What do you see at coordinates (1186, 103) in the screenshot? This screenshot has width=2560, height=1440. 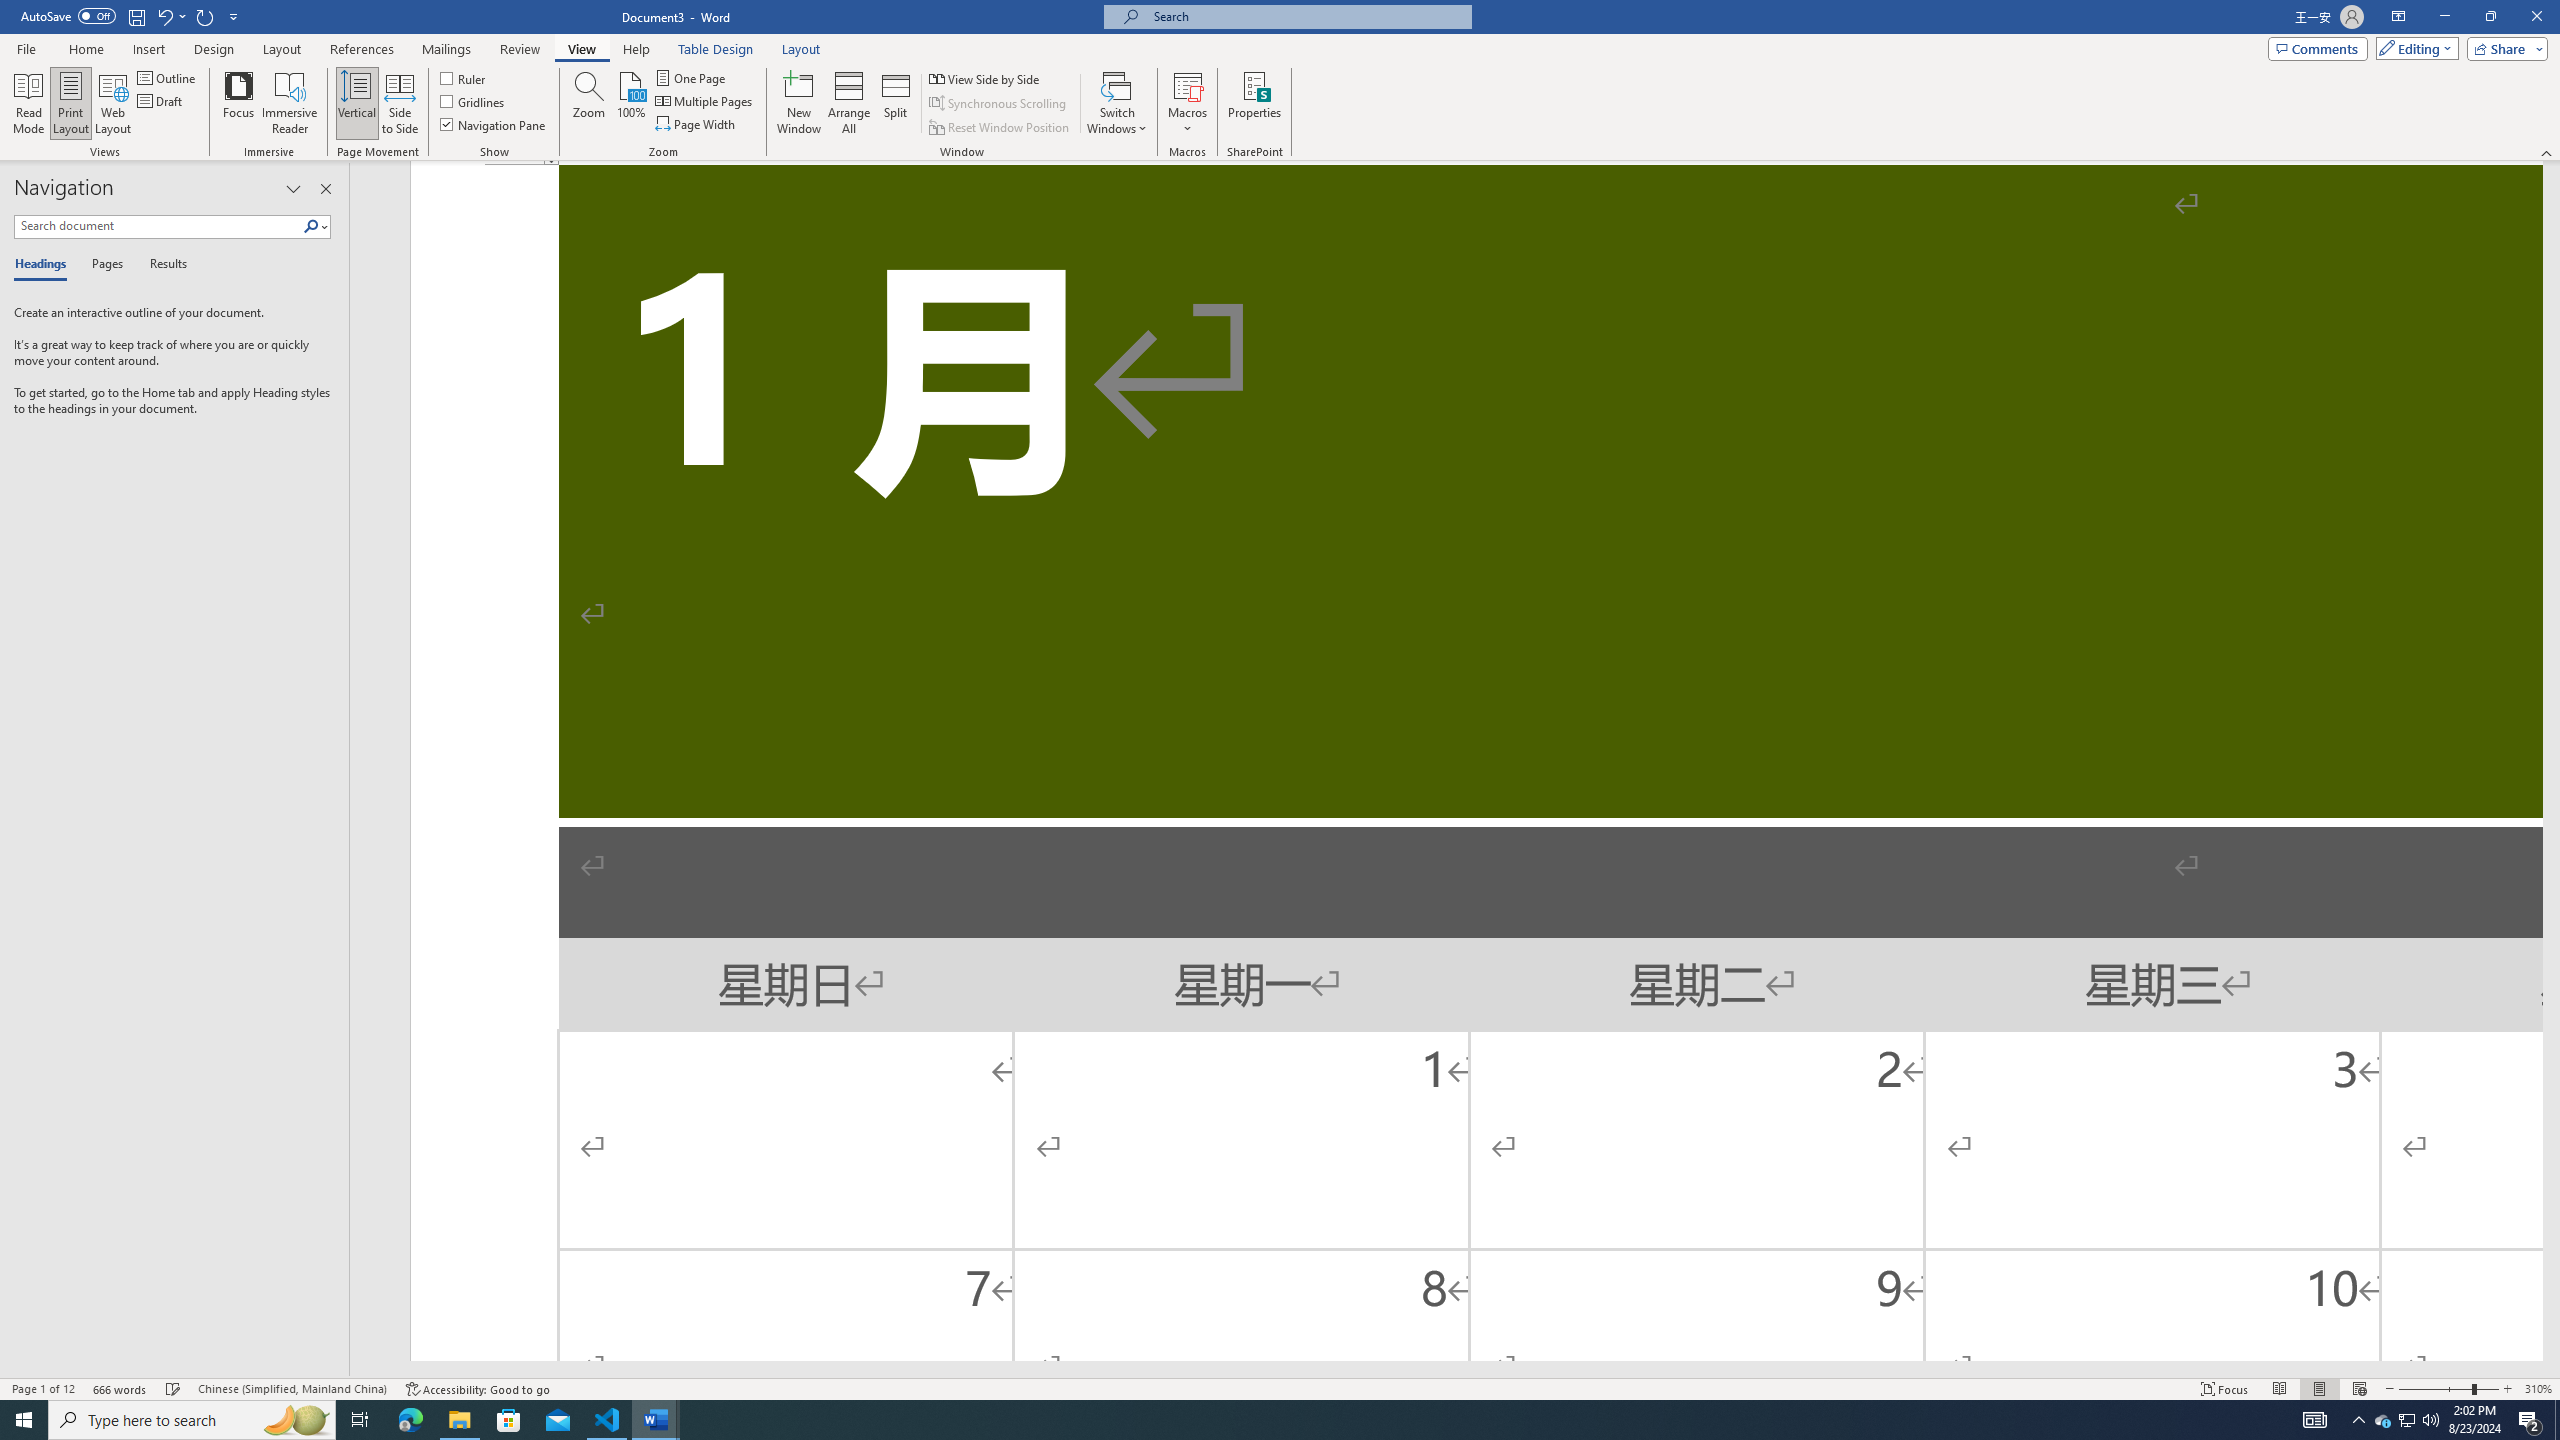 I see `'Macros'` at bounding box center [1186, 103].